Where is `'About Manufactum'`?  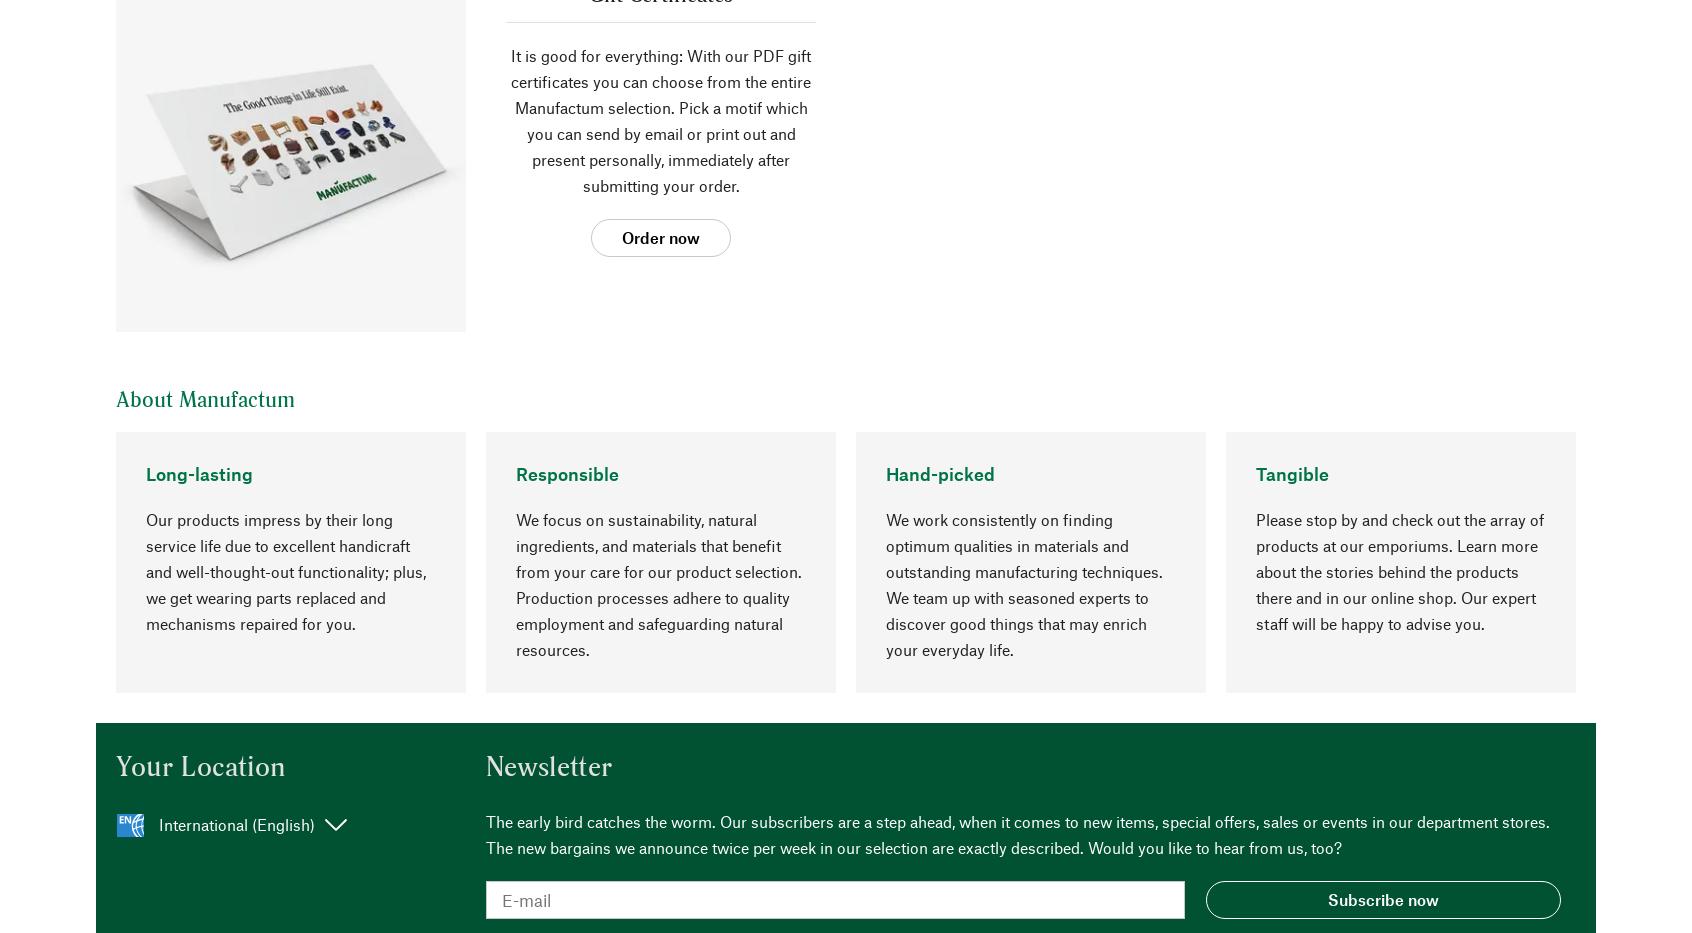 'About Manufactum' is located at coordinates (116, 398).